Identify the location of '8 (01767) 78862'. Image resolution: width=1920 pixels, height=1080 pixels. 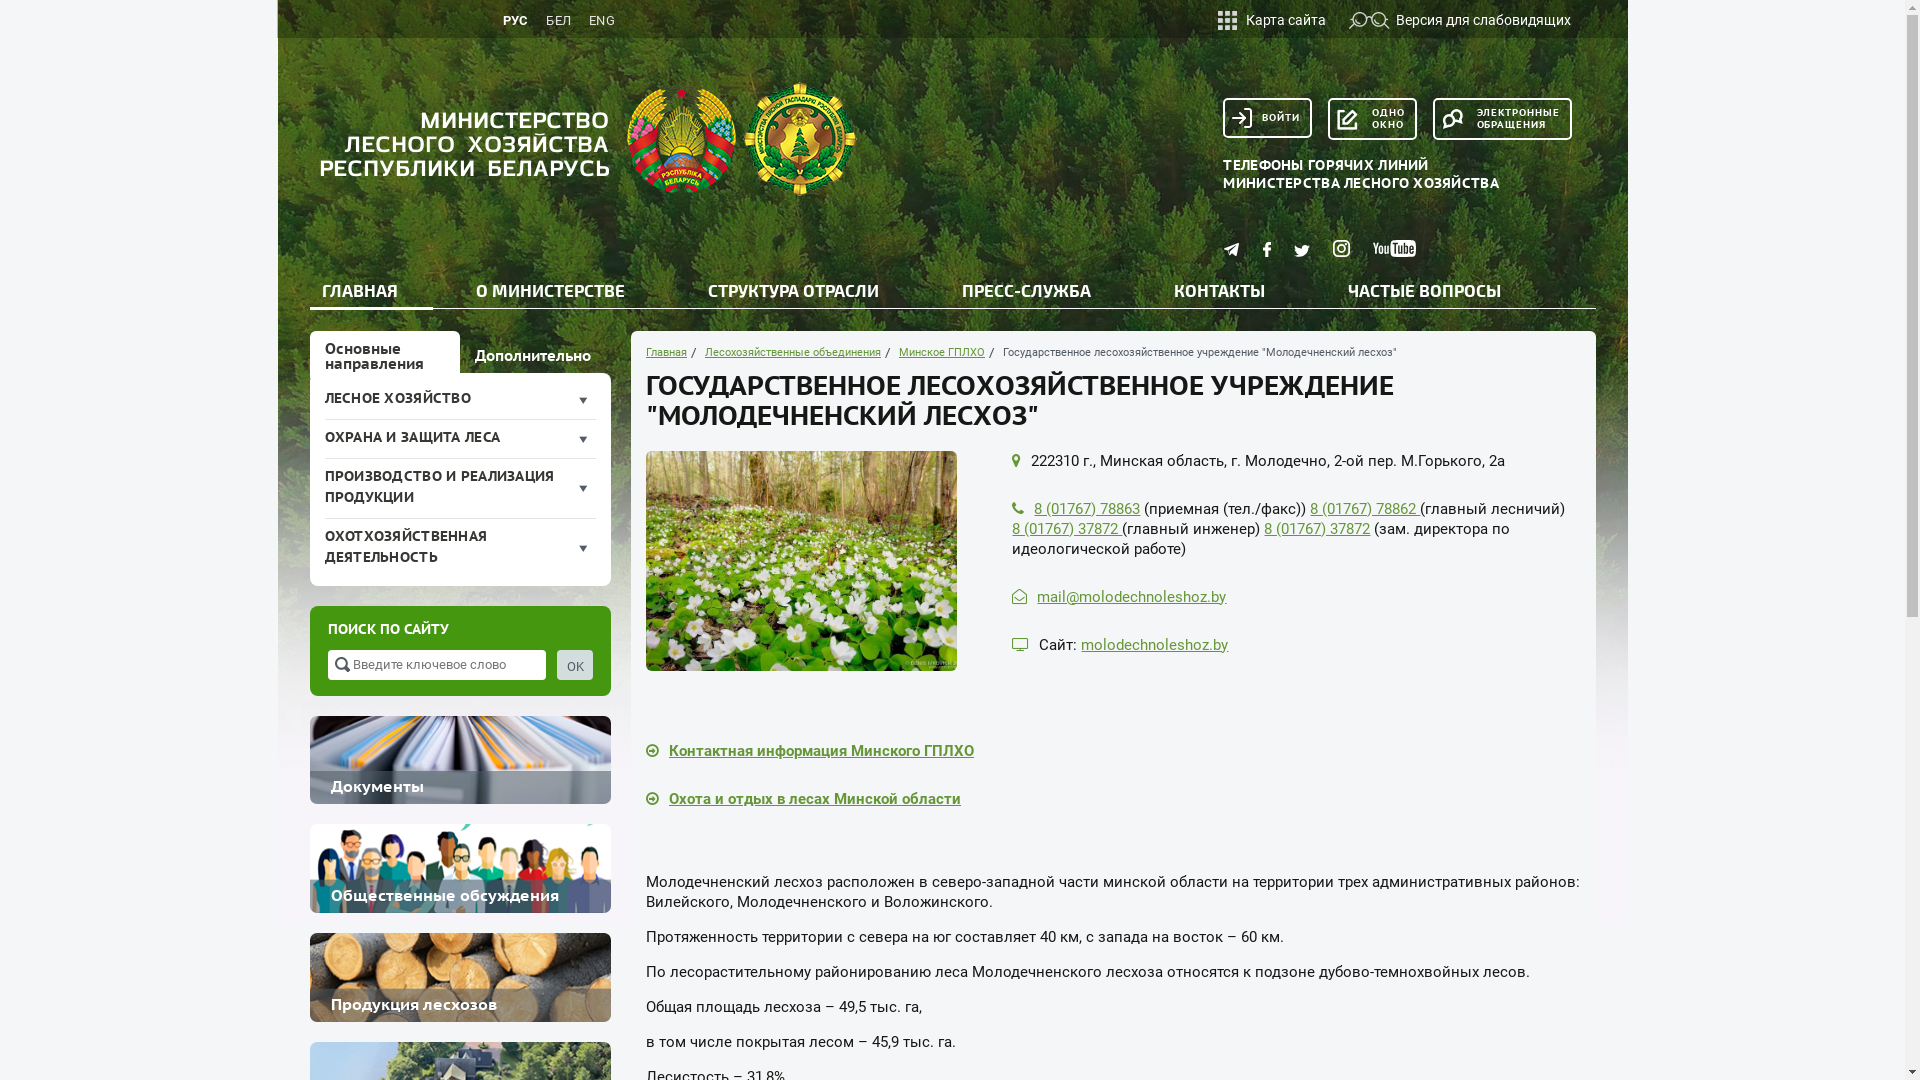
(1363, 508).